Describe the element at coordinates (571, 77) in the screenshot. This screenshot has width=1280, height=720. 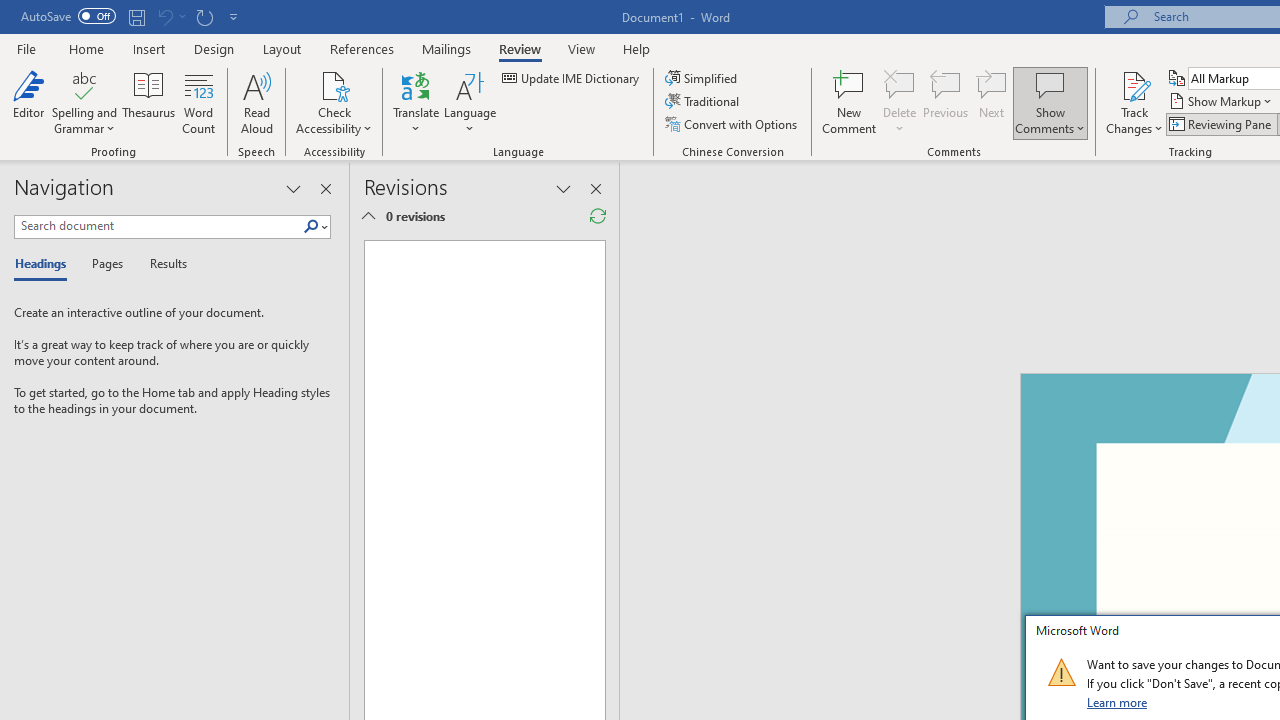
I see `'Update IME Dictionary...'` at that location.